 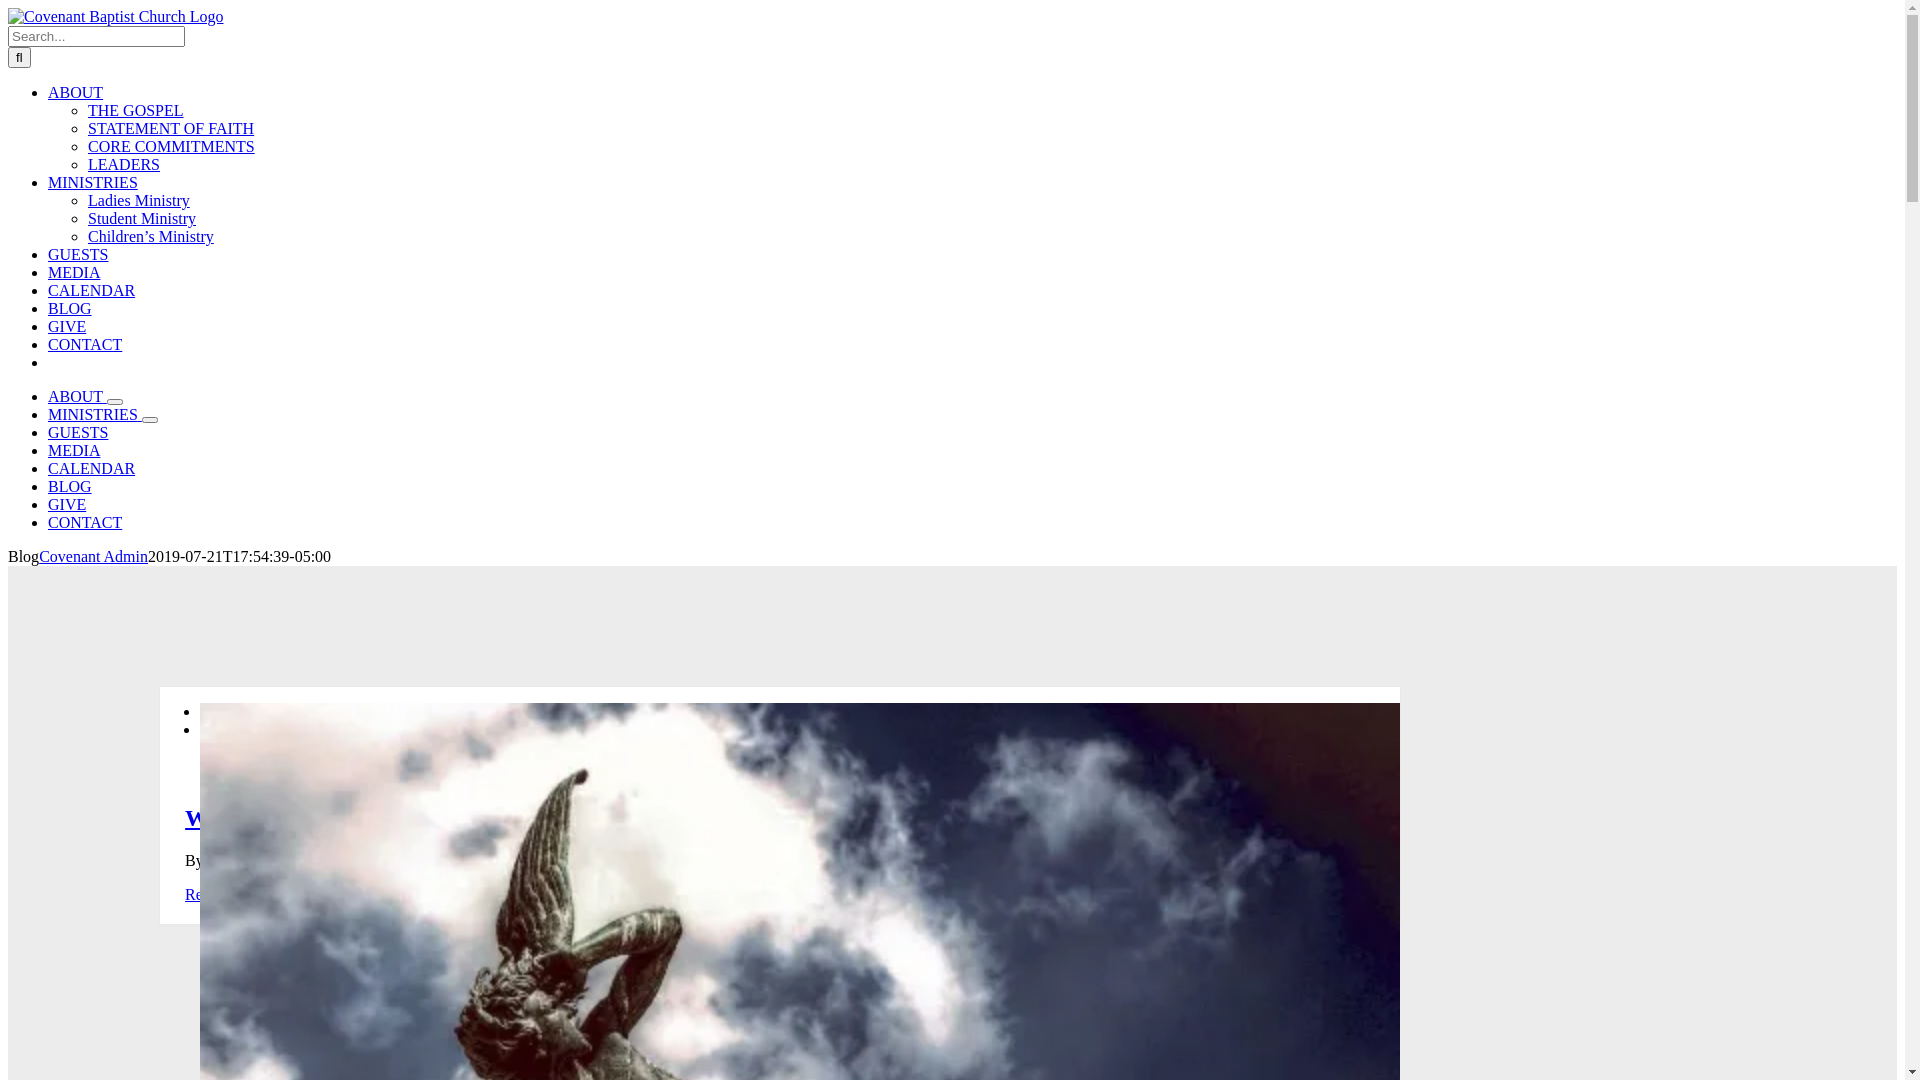 What do you see at coordinates (266, 817) in the screenshot?
I see `'Who is Lucifer?'` at bounding box center [266, 817].